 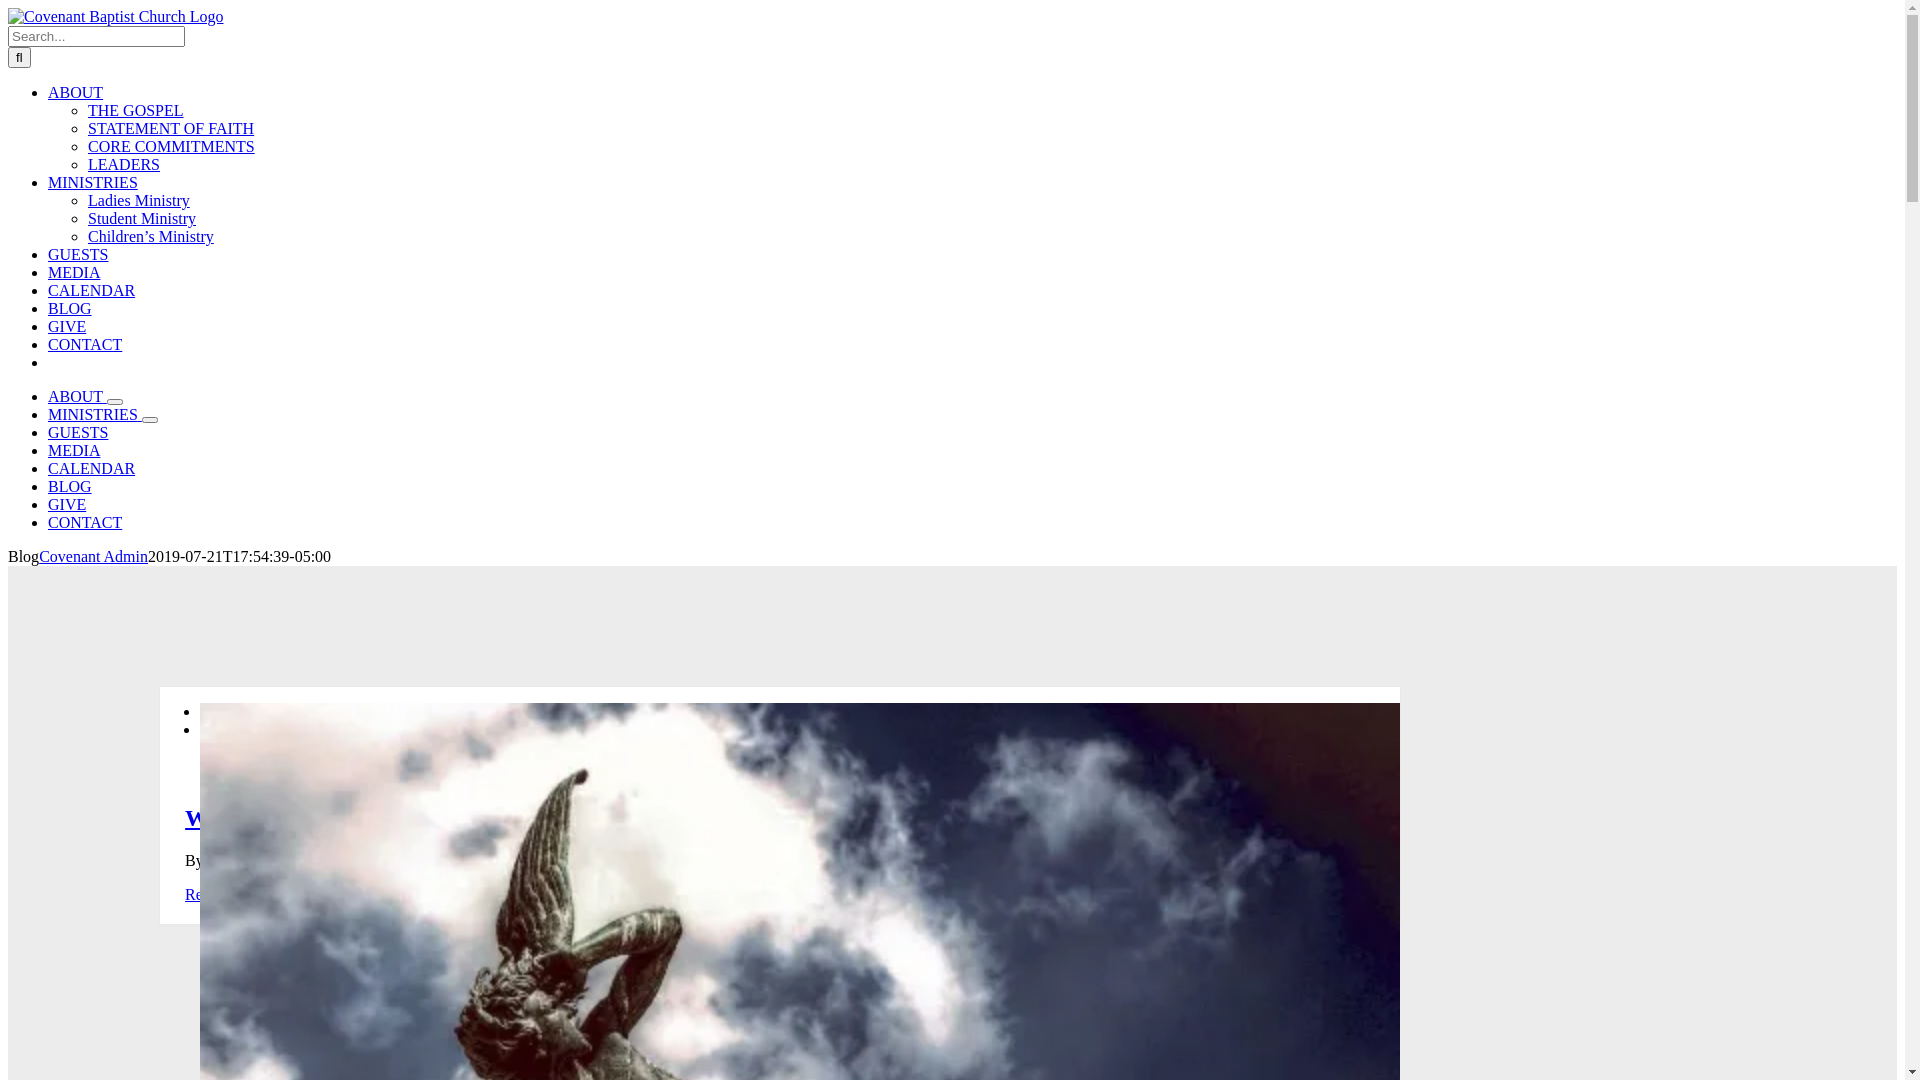 What do you see at coordinates (266, 817) in the screenshot?
I see `'Who is Lucifer?'` at bounding box center [266, 817].